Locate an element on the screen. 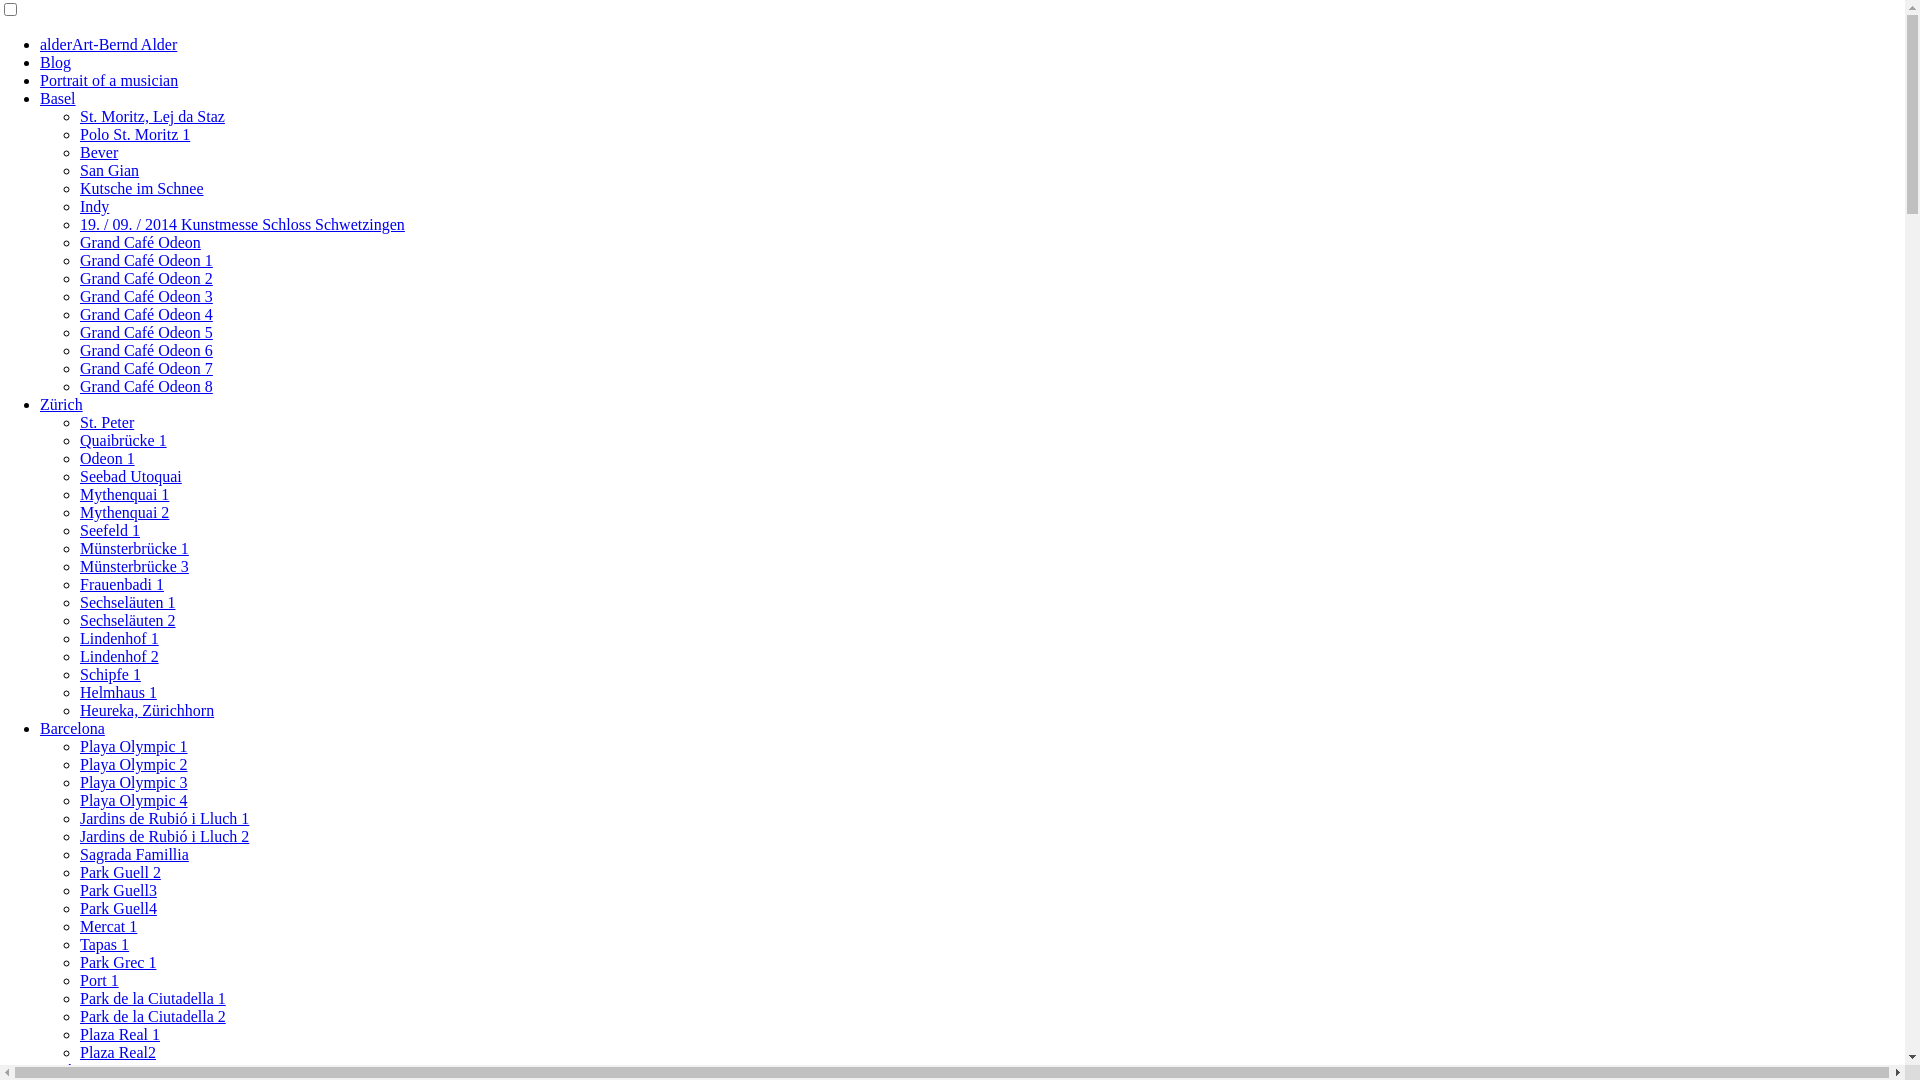  'Tapas 1' is located at coordinates (103, 944).